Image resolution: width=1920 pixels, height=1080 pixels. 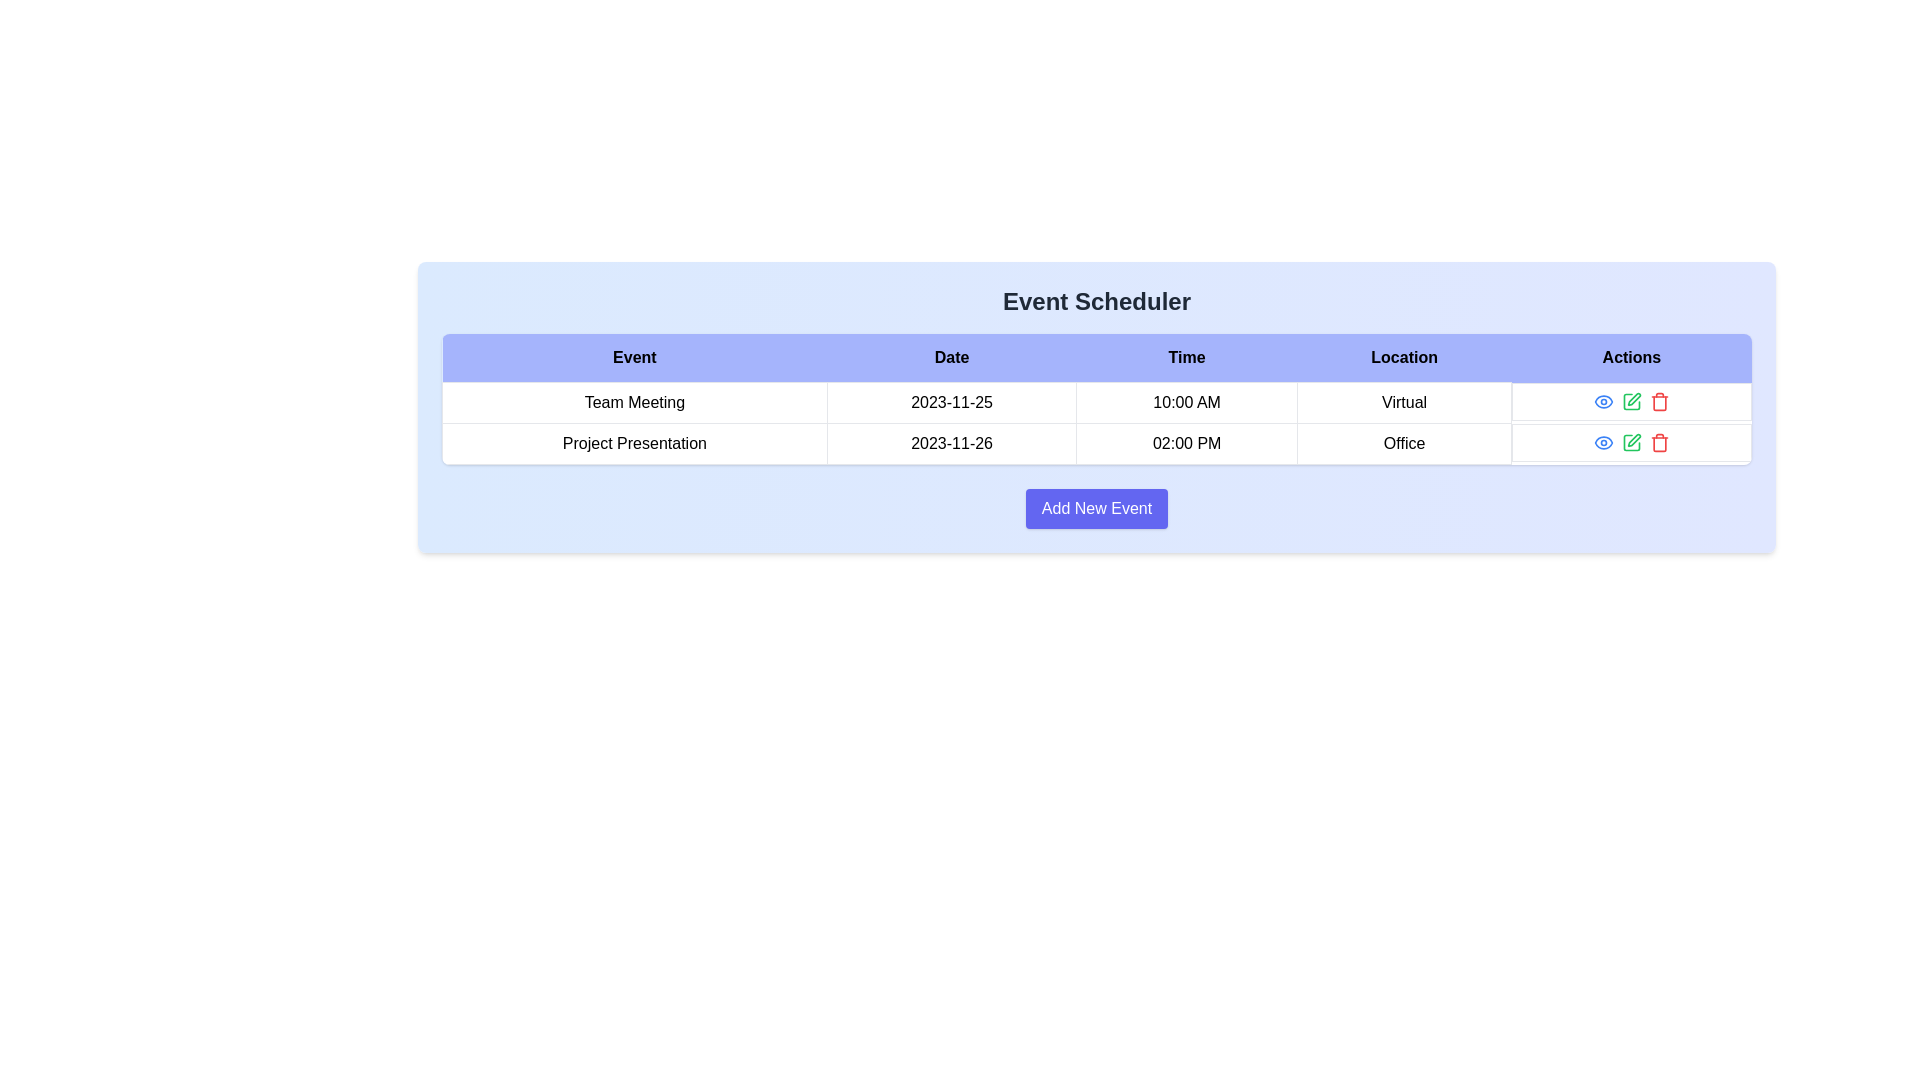 What do you see at coordinates (1632, 401) in the screenshot?
I see `the edit button located in the Actions column of the second row in the table to initiate the edit action` at bounding box center [1632, 401].